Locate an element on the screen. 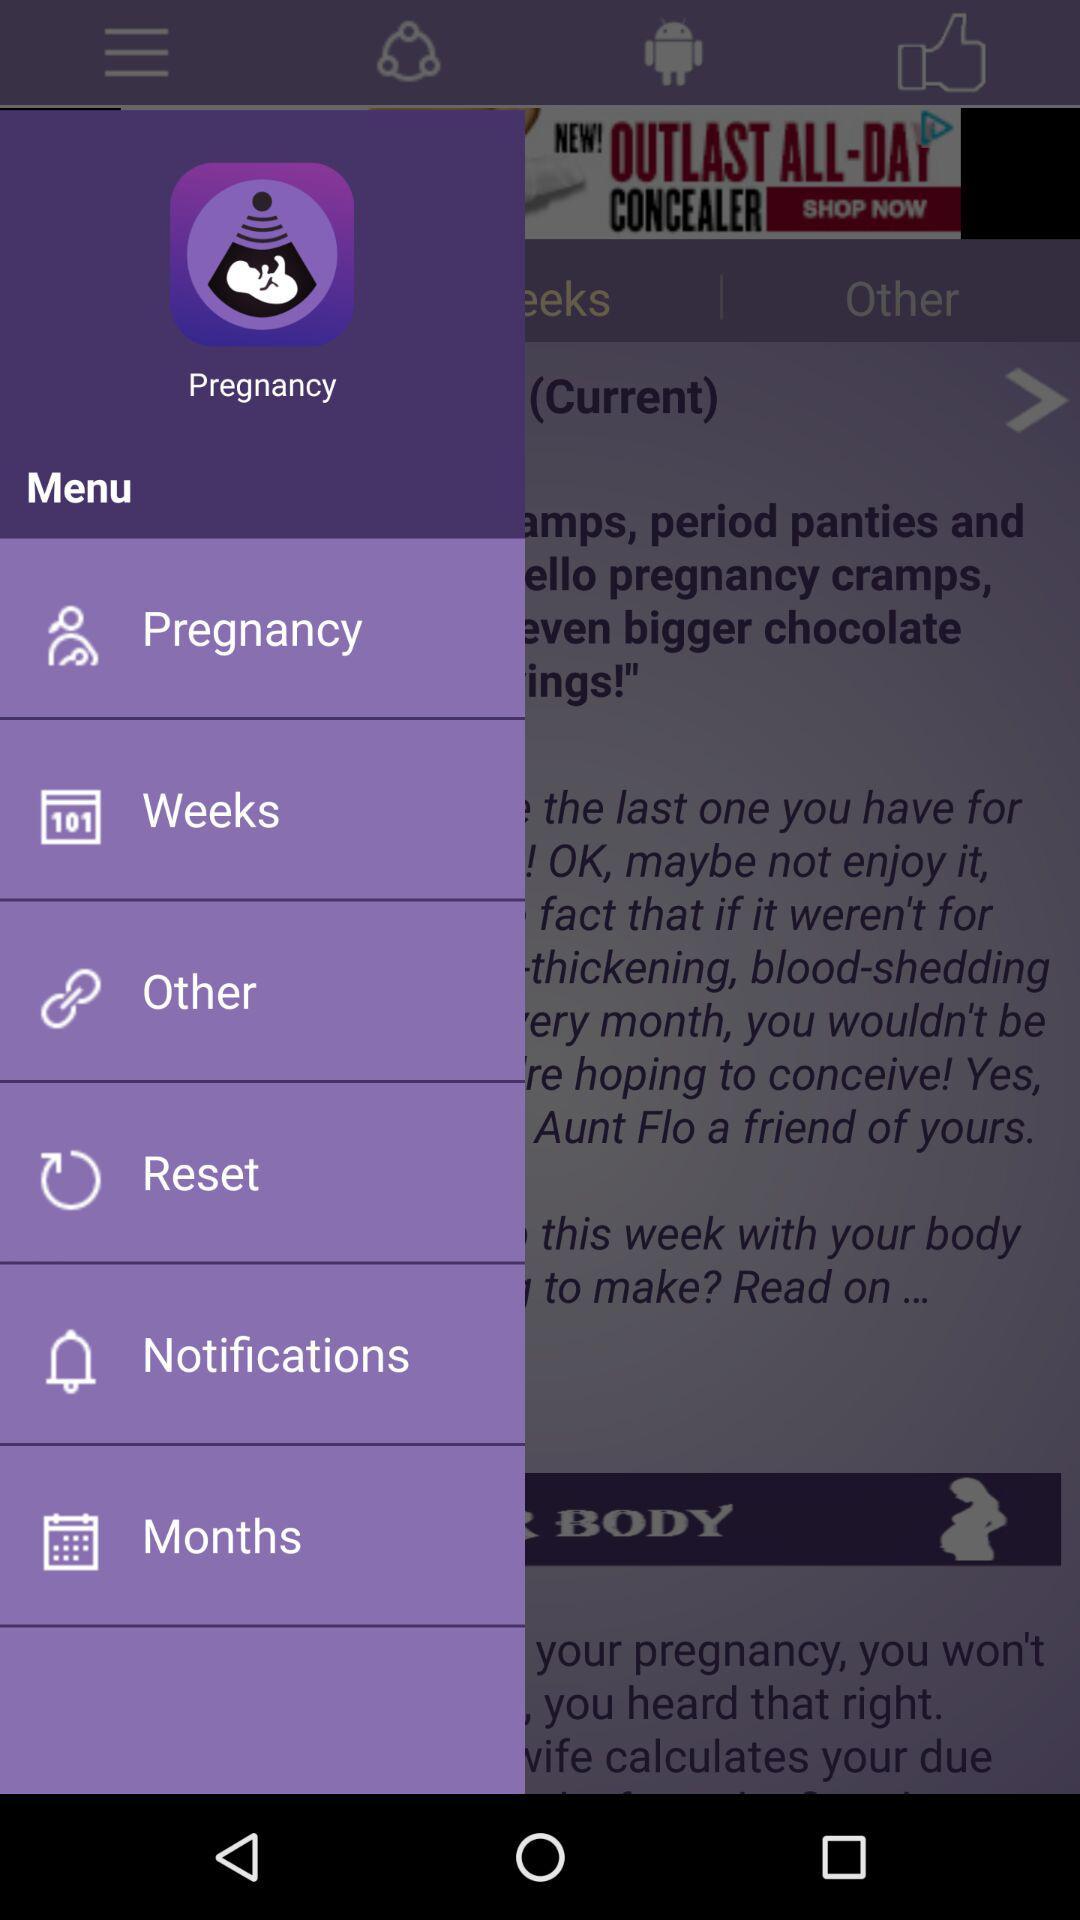  the arrow_forward icon is located at coordinates (1035, 426).